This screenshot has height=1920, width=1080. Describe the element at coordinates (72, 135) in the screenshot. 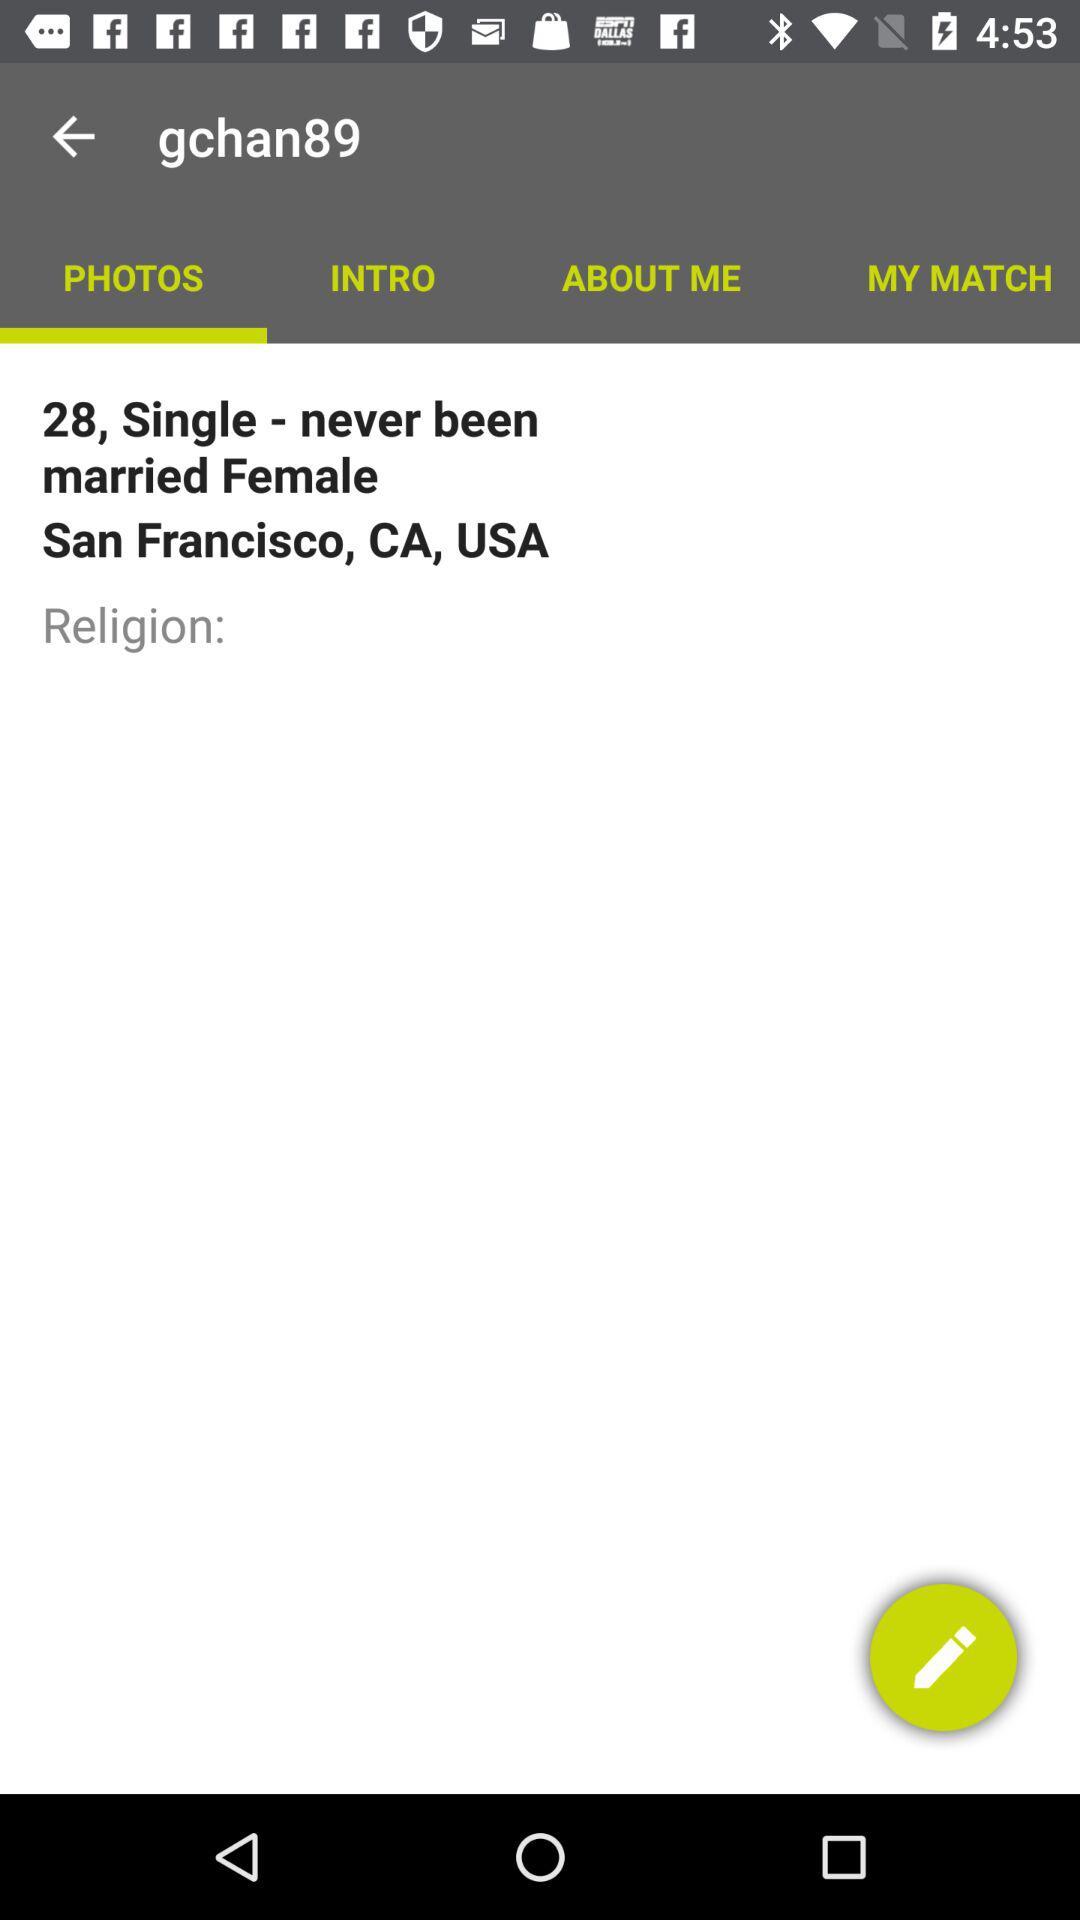

I see `the app to the left of gchan89` at that location.